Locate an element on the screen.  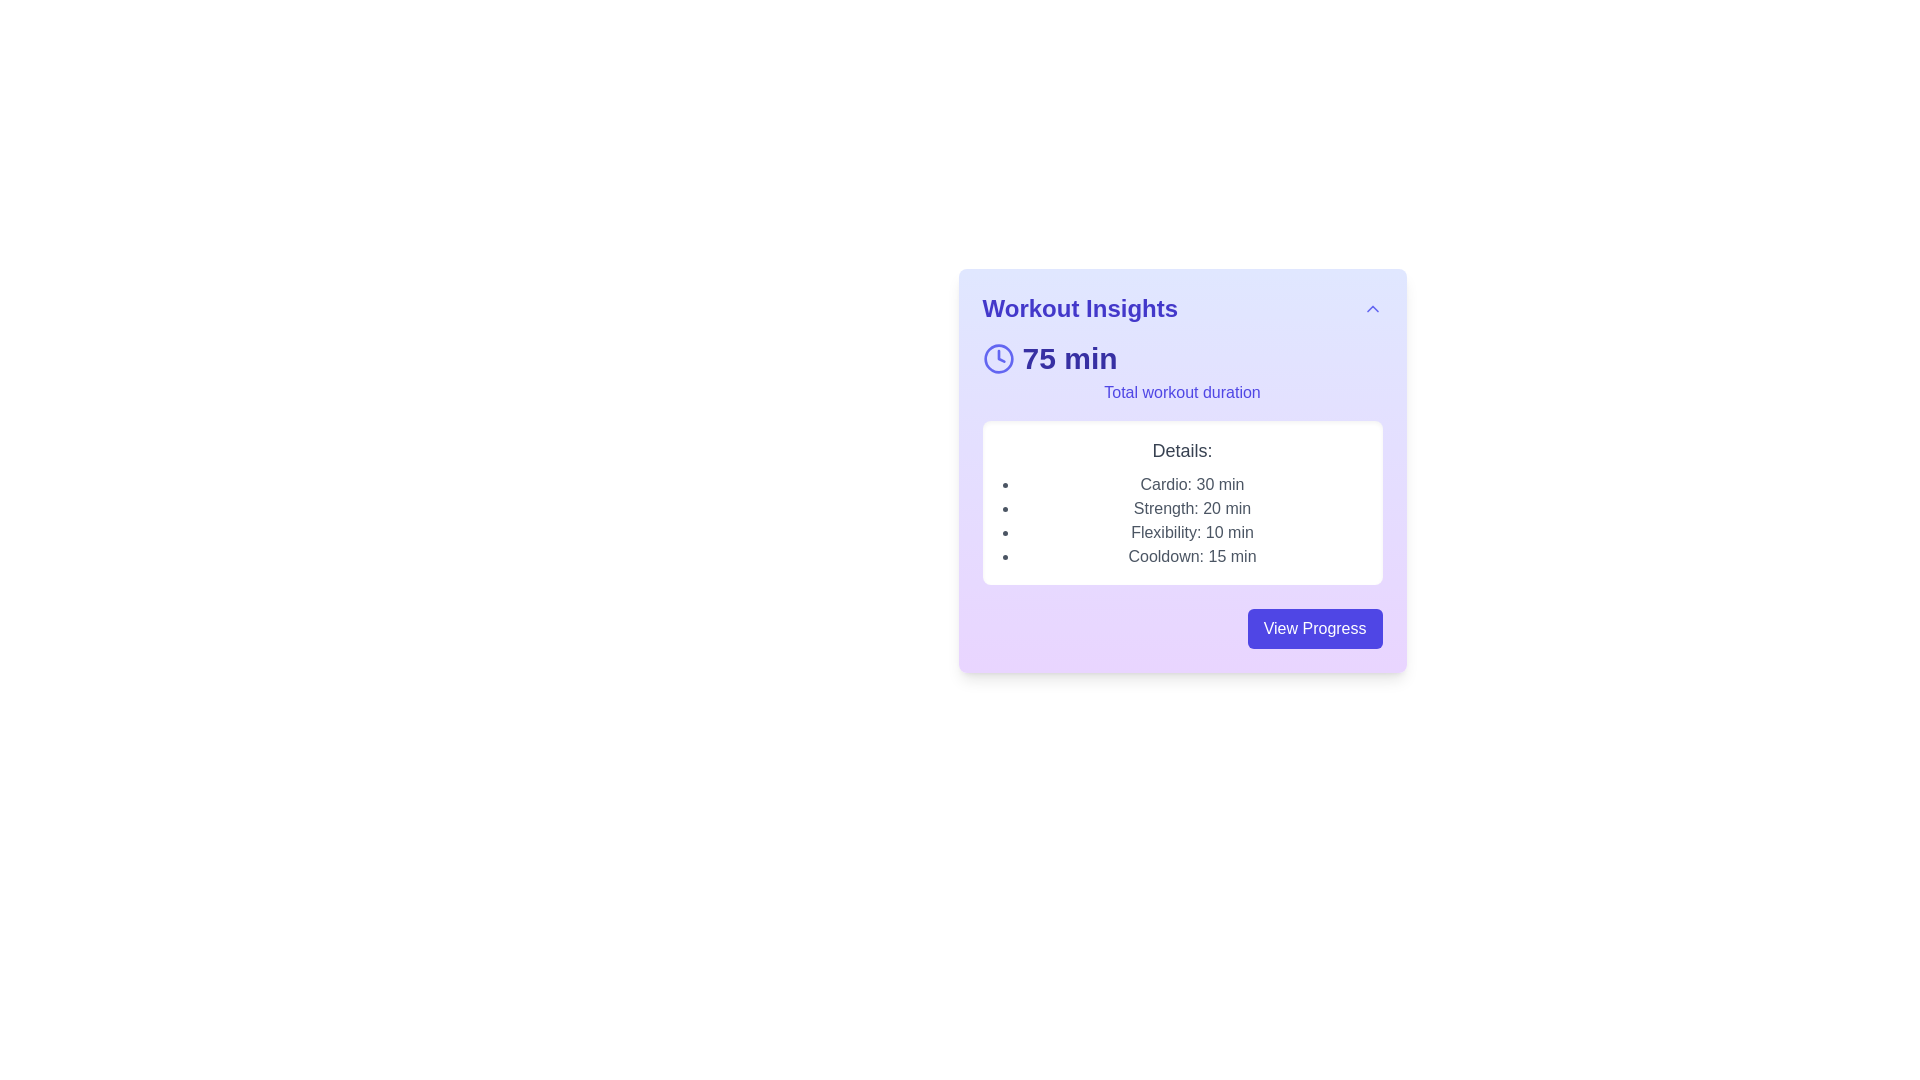
the indigo clock hands icon, which is a stroke icon part of the clock representation located to the left of the '75 min' text in the 'Workout Insights' section is located at coordinates (1001, 355).